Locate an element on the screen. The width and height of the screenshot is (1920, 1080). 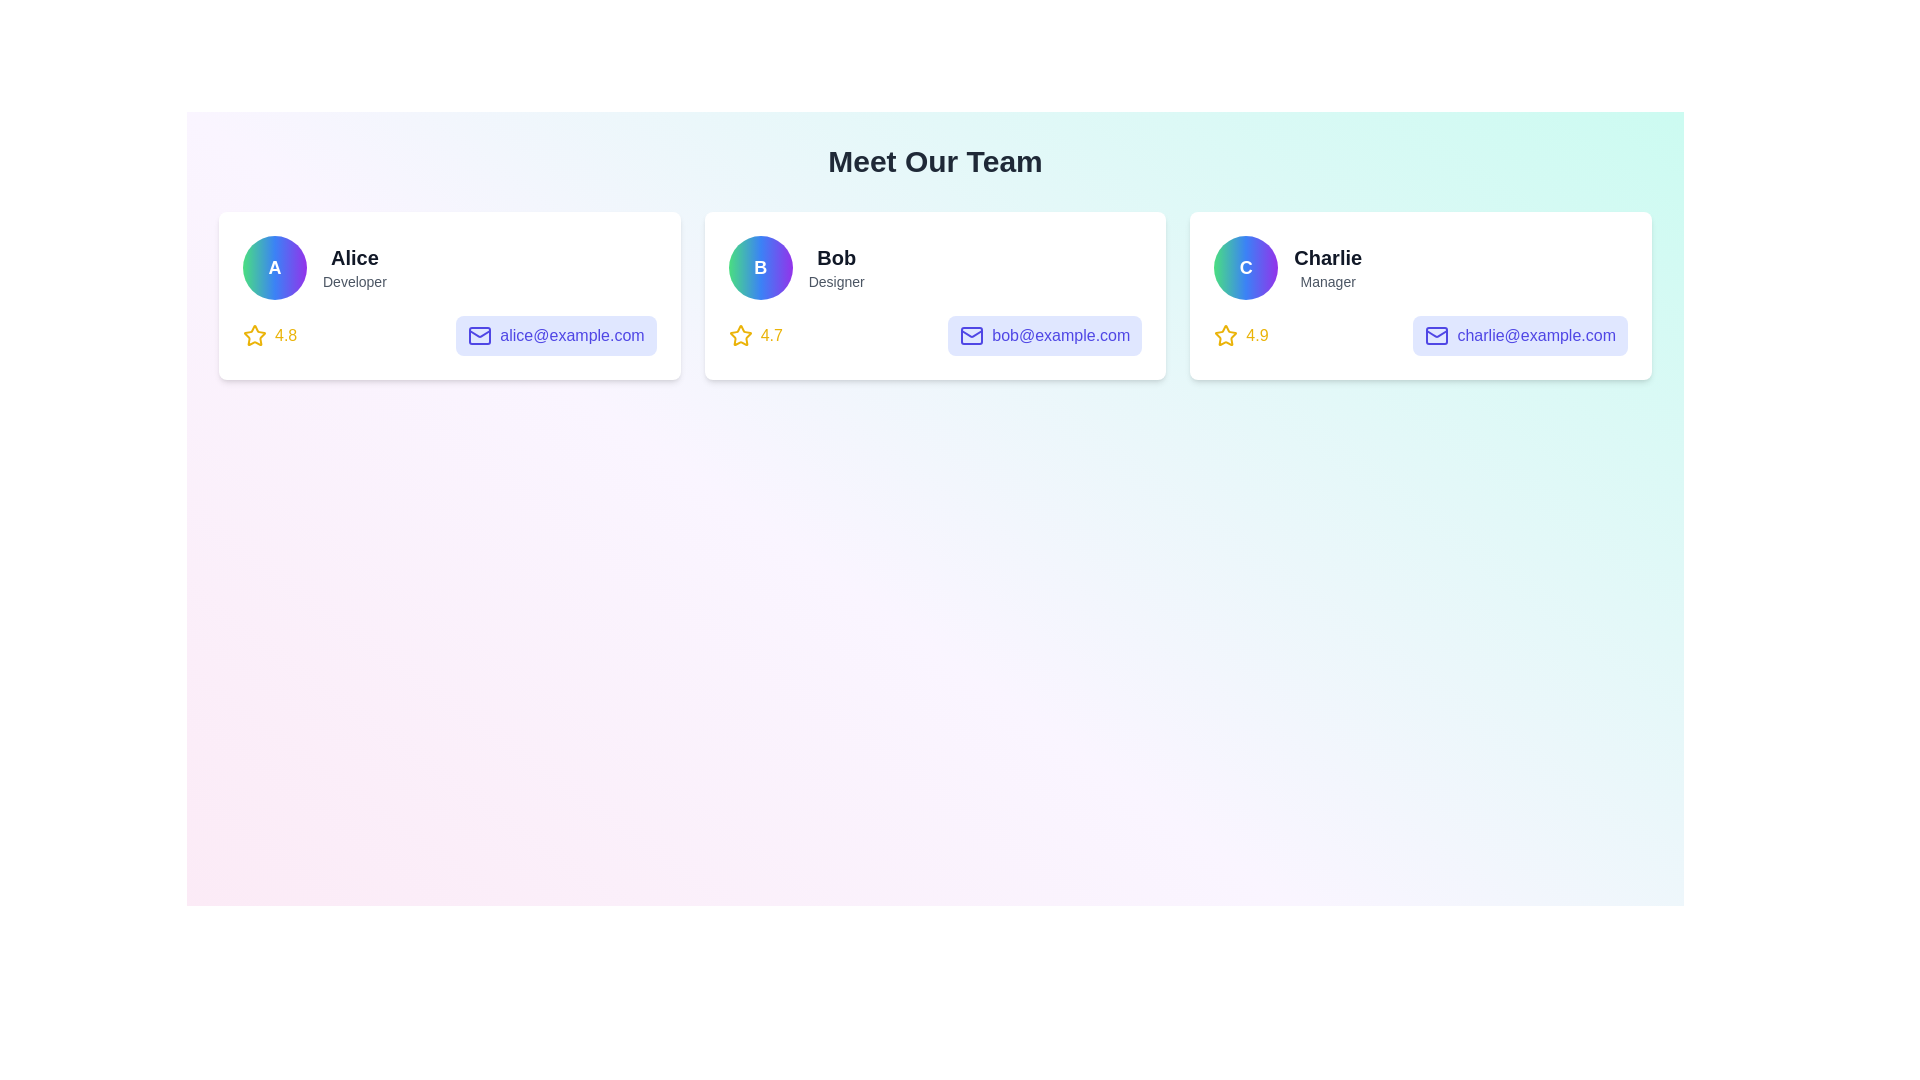
the email address link for Charlie located in the 'Contact Information' section of the card in the 'Meet Our Team' layout is located at coordinates (1535, 334).